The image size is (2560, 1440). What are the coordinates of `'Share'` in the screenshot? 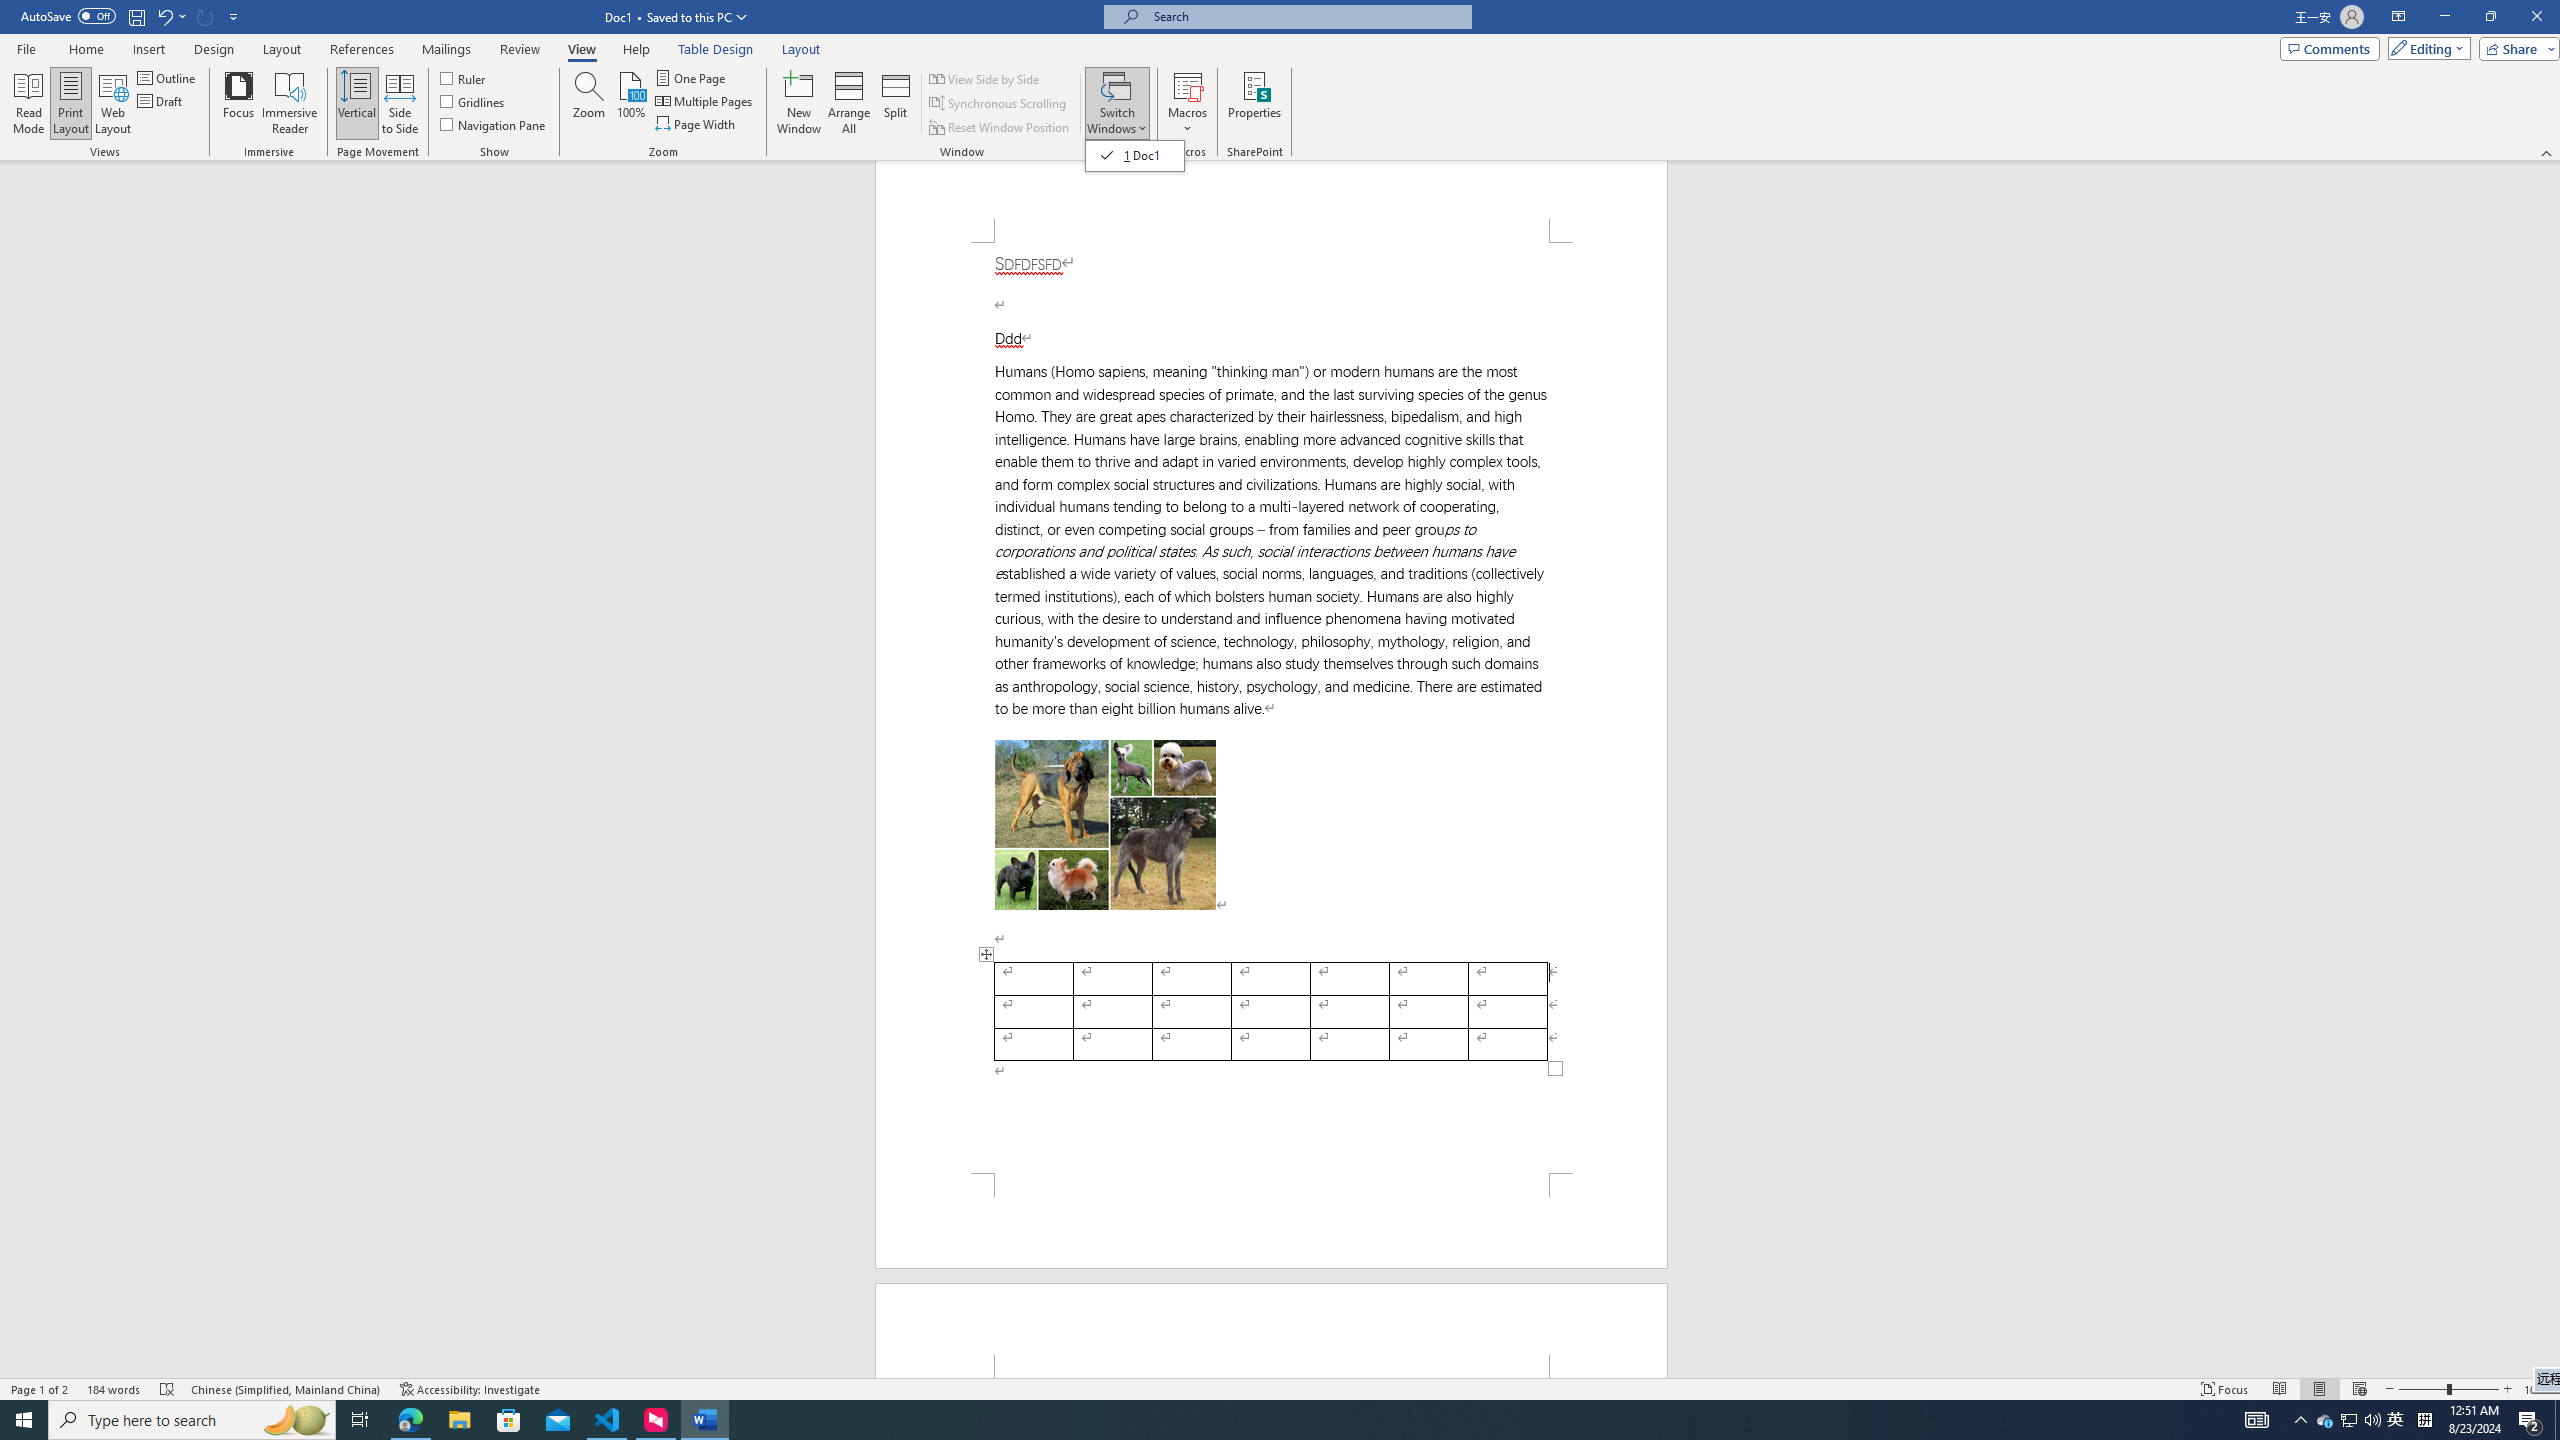 It's located at (2515, 47).